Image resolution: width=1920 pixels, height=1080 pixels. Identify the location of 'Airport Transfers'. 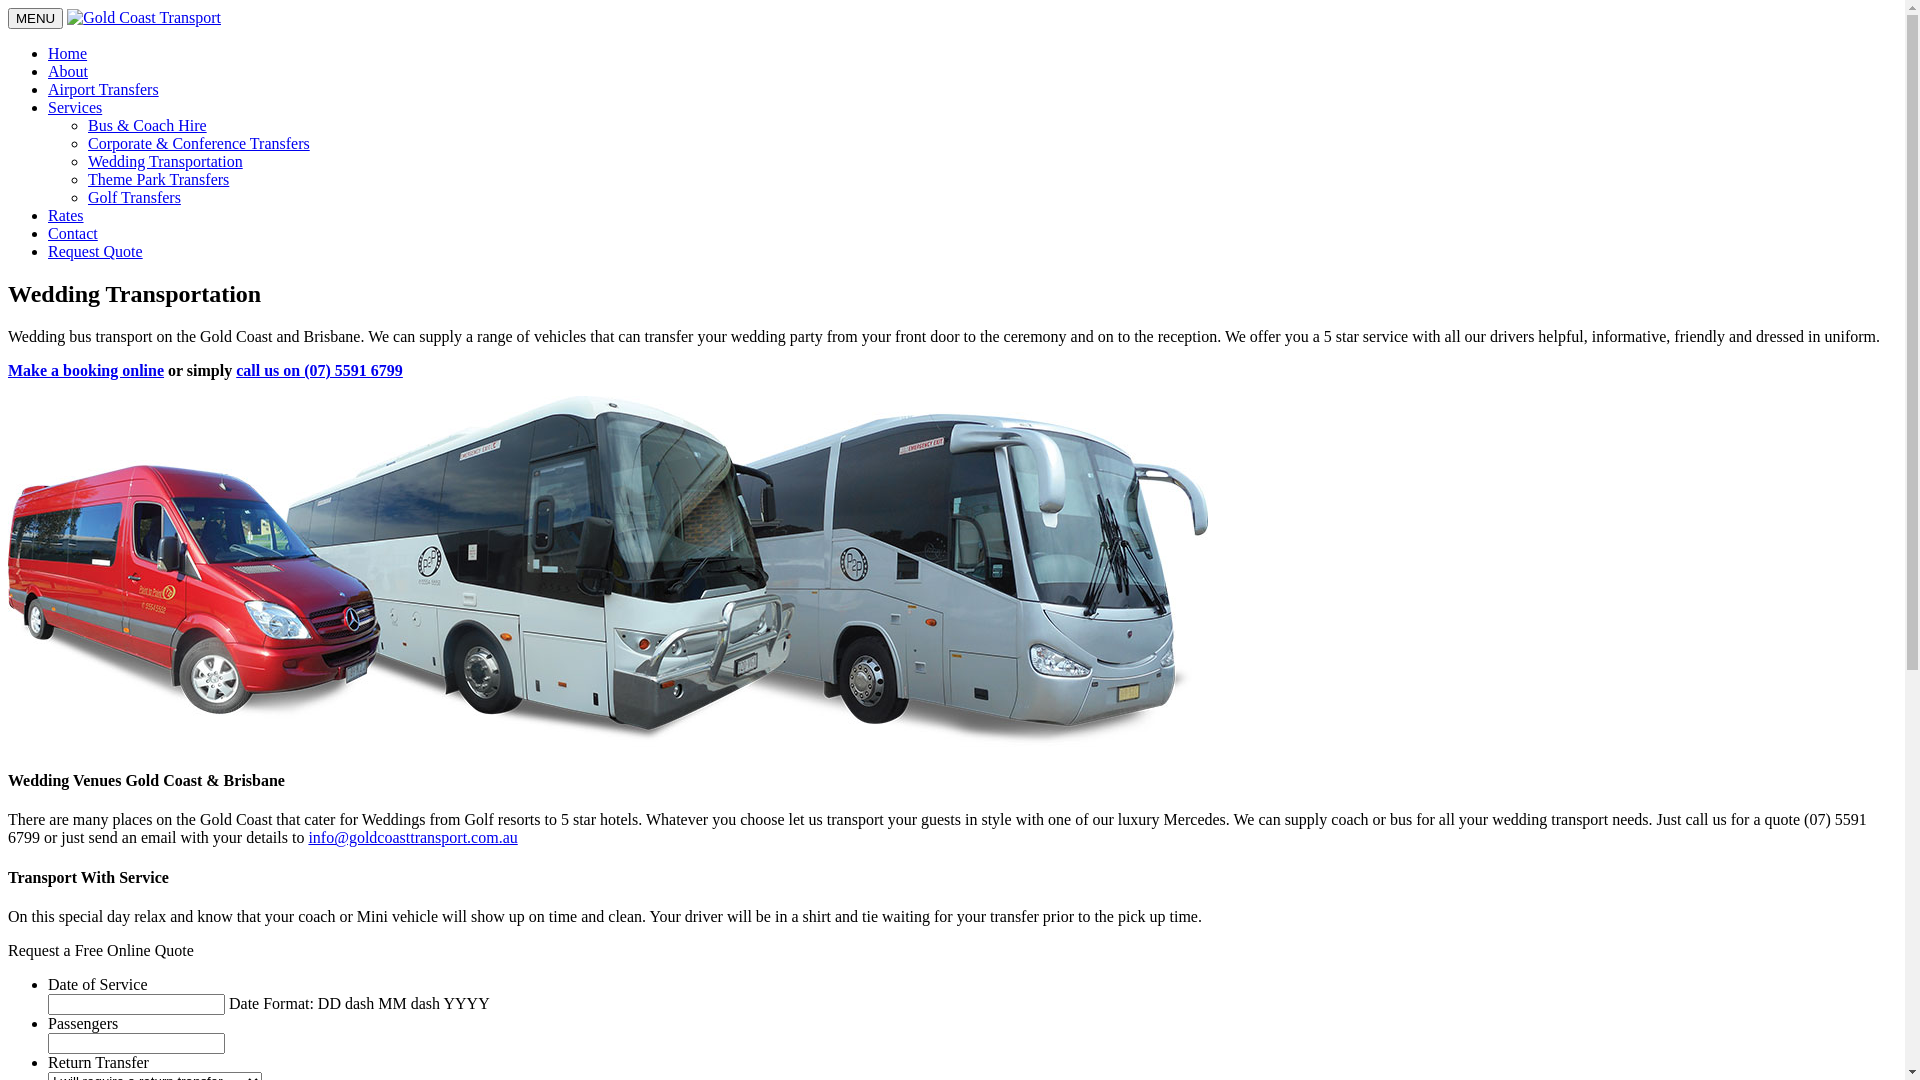
(102, 88).